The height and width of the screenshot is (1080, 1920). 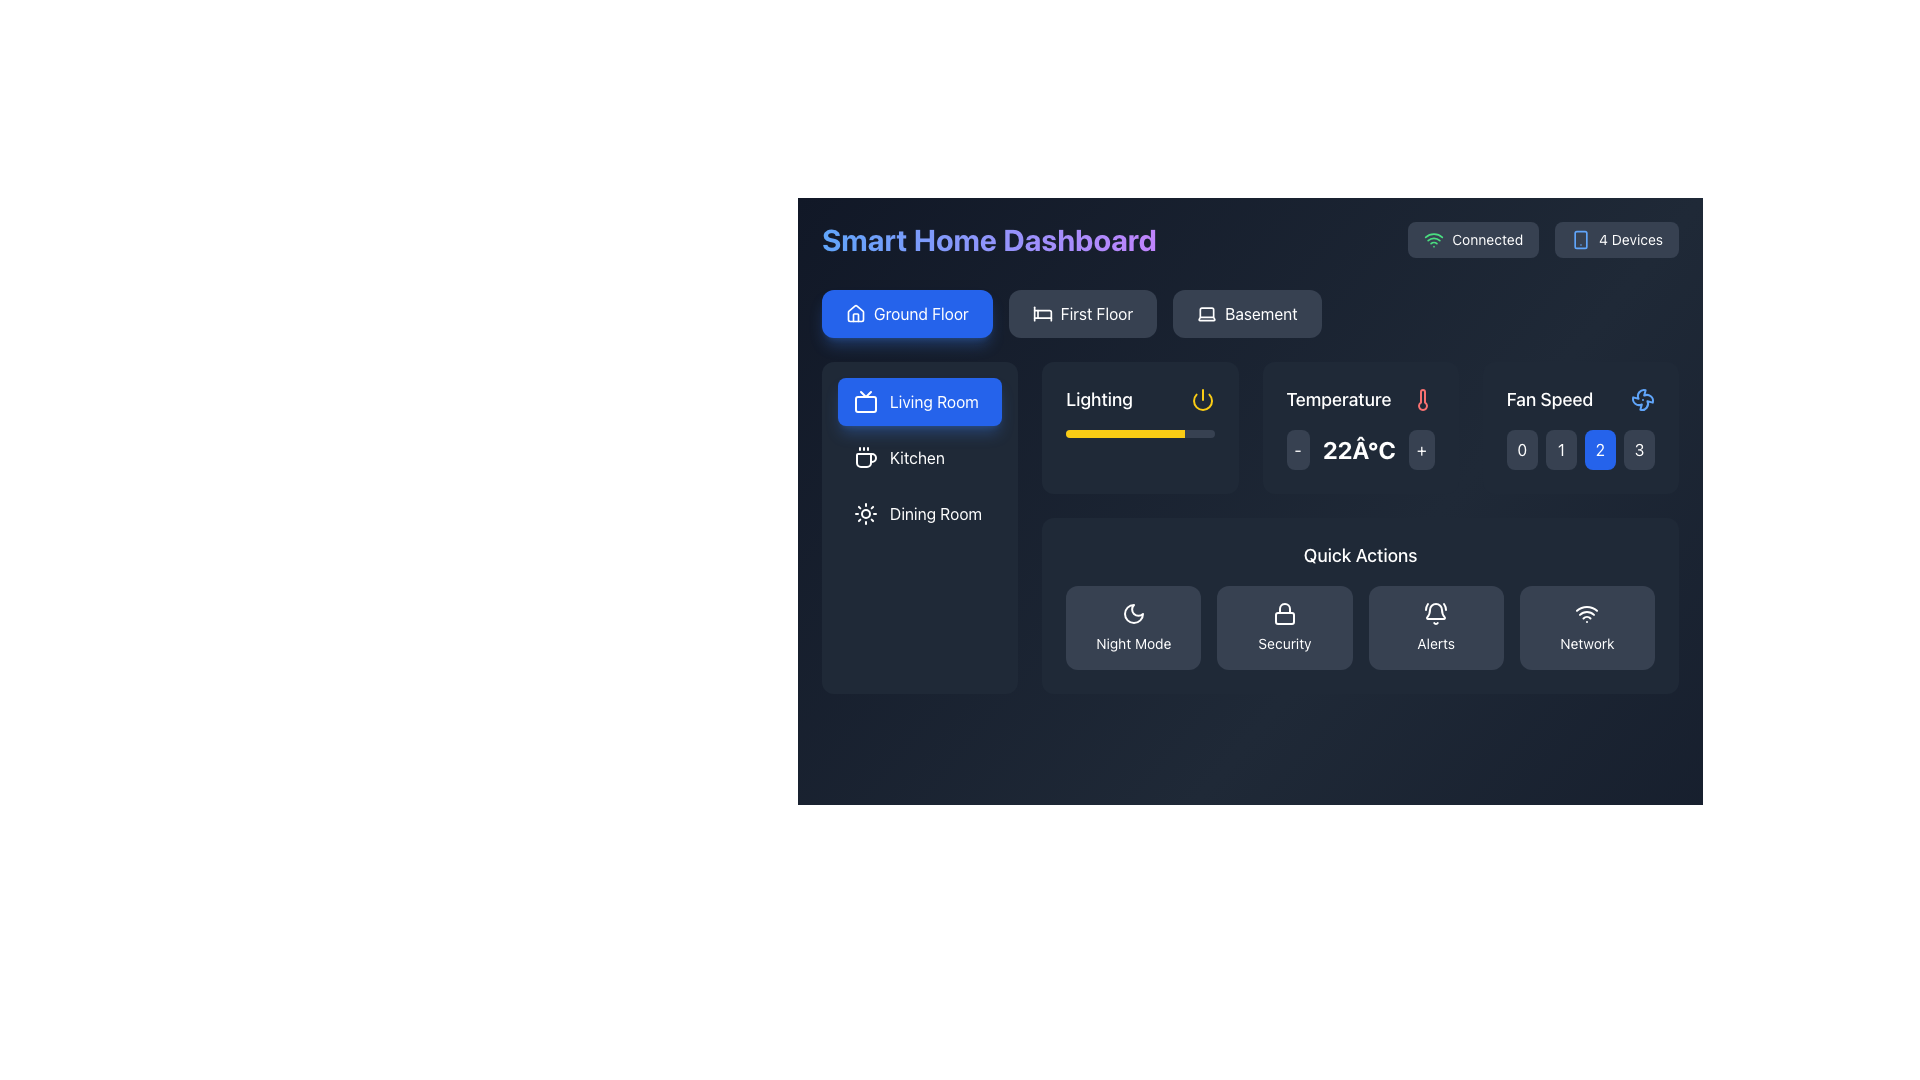 What do you see at coordinates (1359, 450) in the screenshot?
I see `the bold and large text Label displaying '22Â°C', which is centrally aligned between the '-' and '+' buttons in the temperature control section located in the upper-right quadrant of the main interface` at bounding box center [1359, 450].